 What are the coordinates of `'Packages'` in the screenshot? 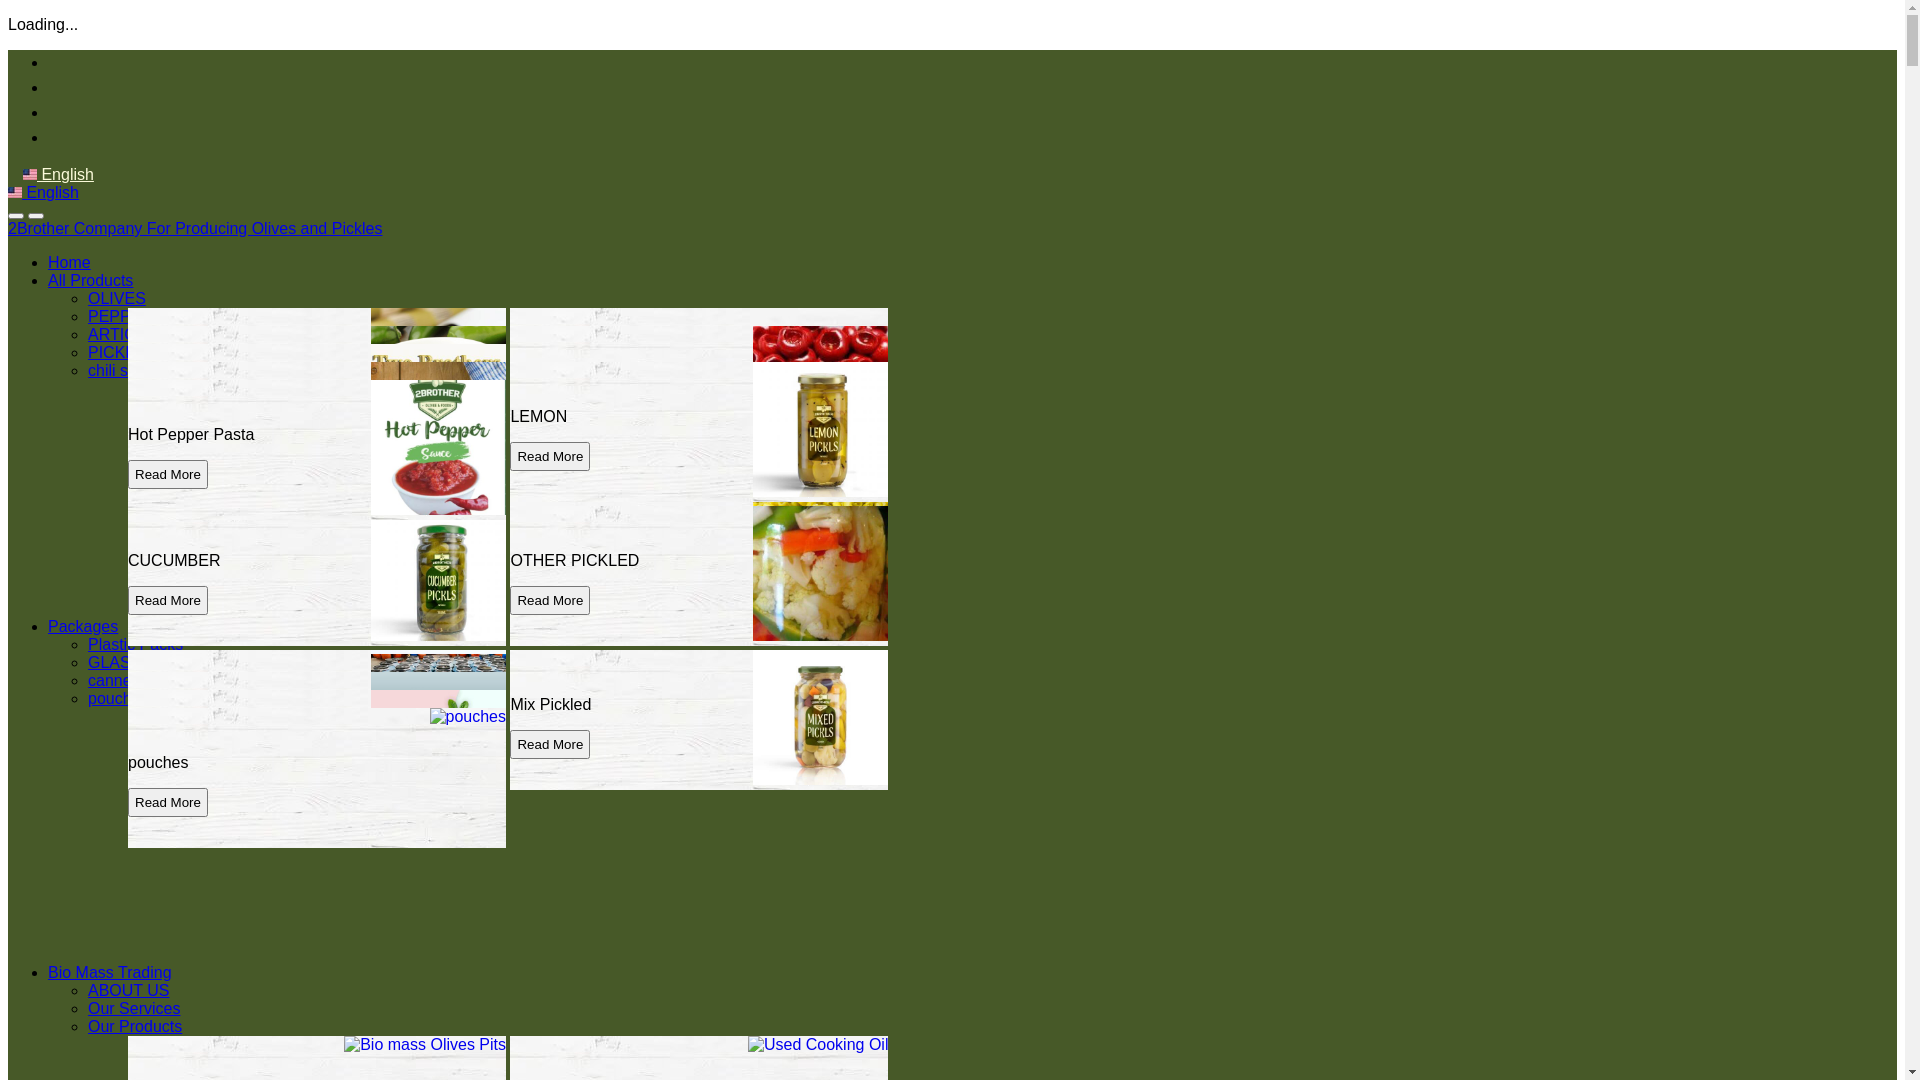 It's located at (81, 625).